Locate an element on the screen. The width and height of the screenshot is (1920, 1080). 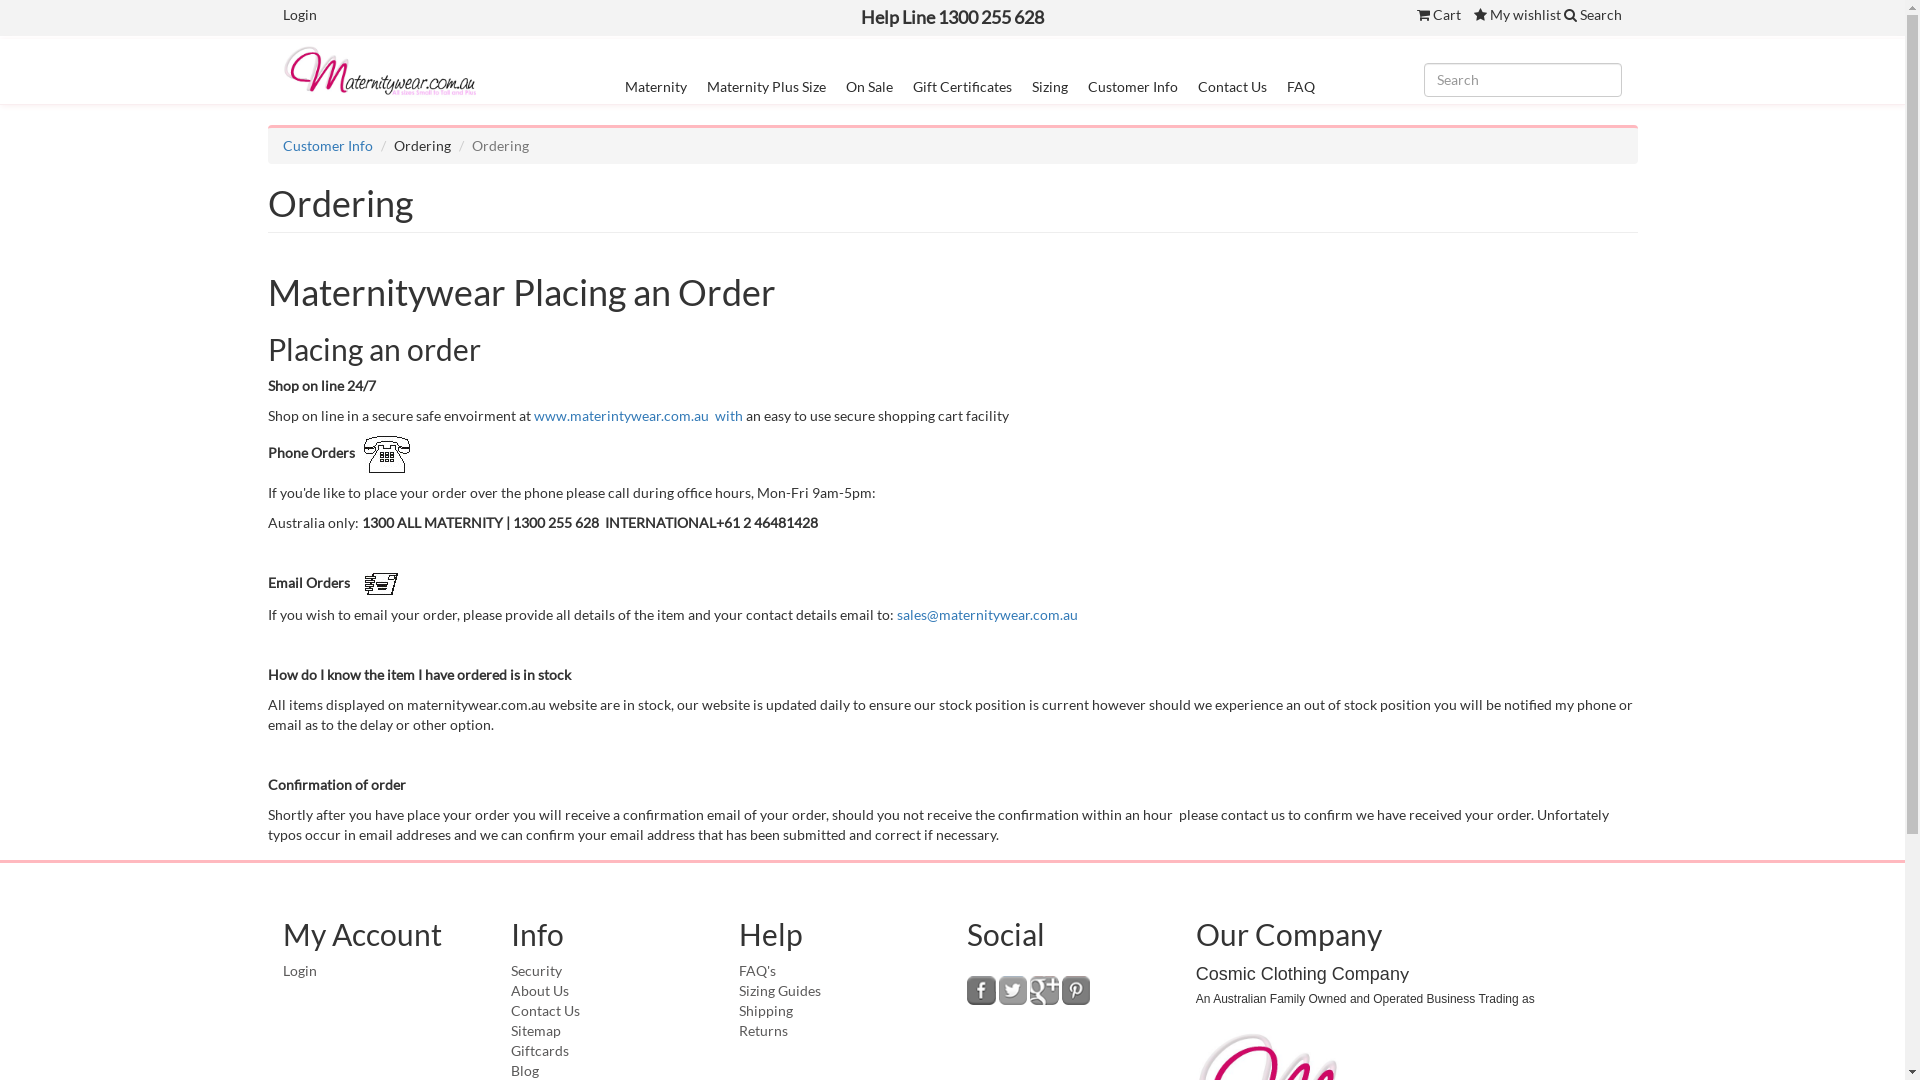
'Facebook' is located at coordinates (981, 990).